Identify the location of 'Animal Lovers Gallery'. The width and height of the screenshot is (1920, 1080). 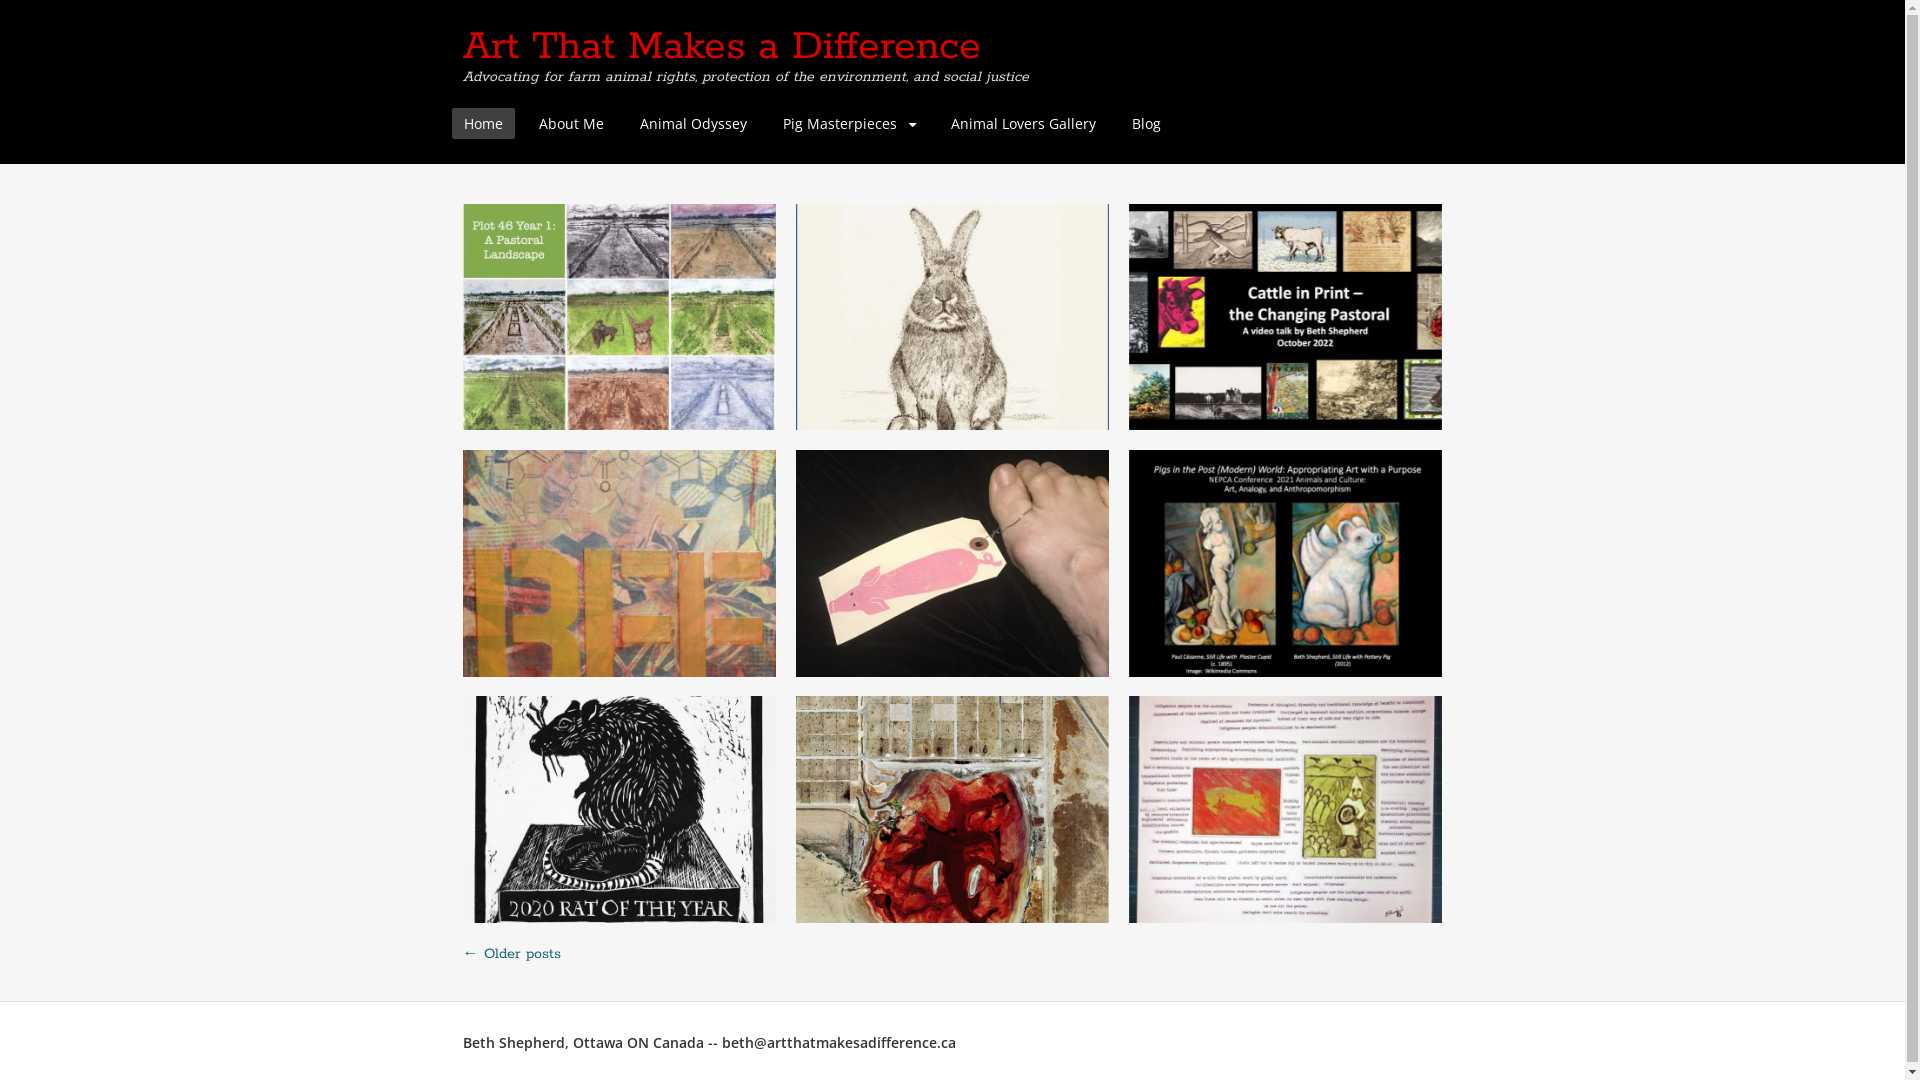
(936, 123).